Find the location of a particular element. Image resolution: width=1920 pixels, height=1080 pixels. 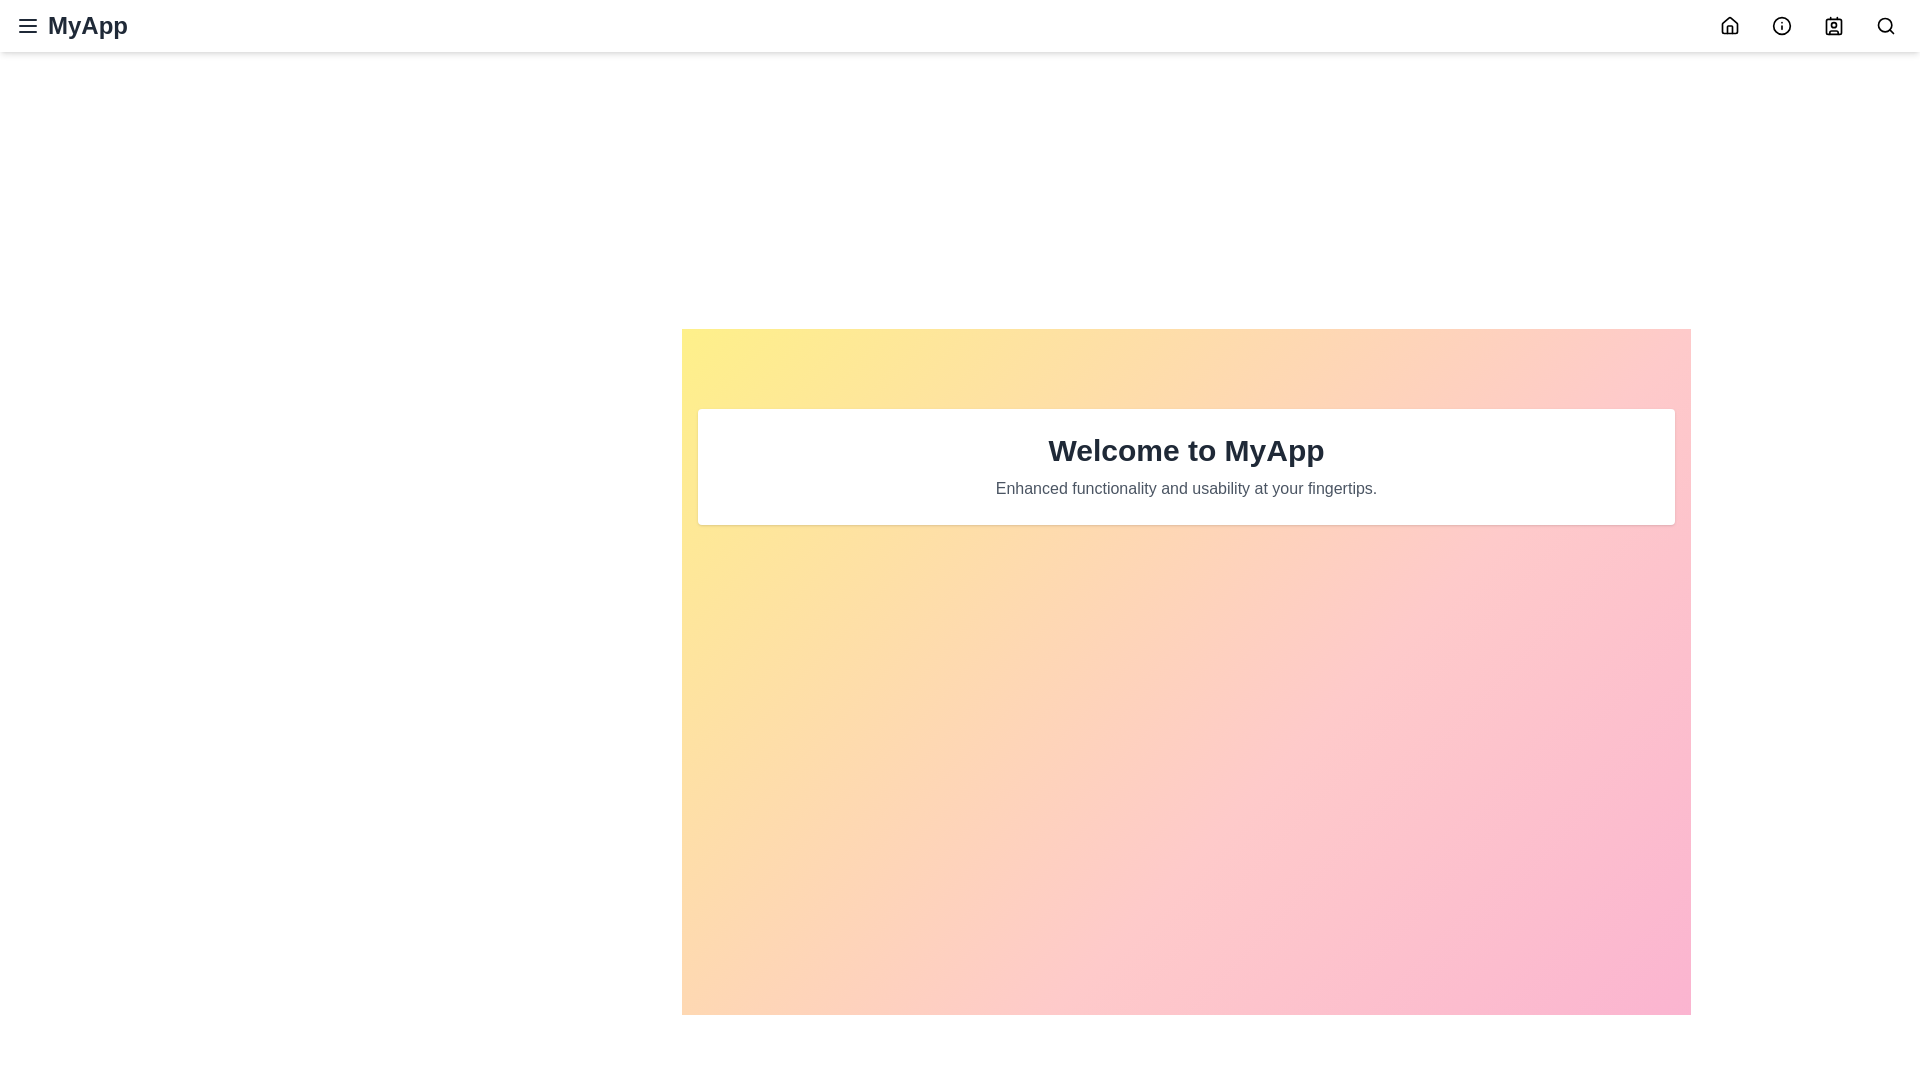

the Info icon in the navigation bar is located at coordinates (1781, 26).